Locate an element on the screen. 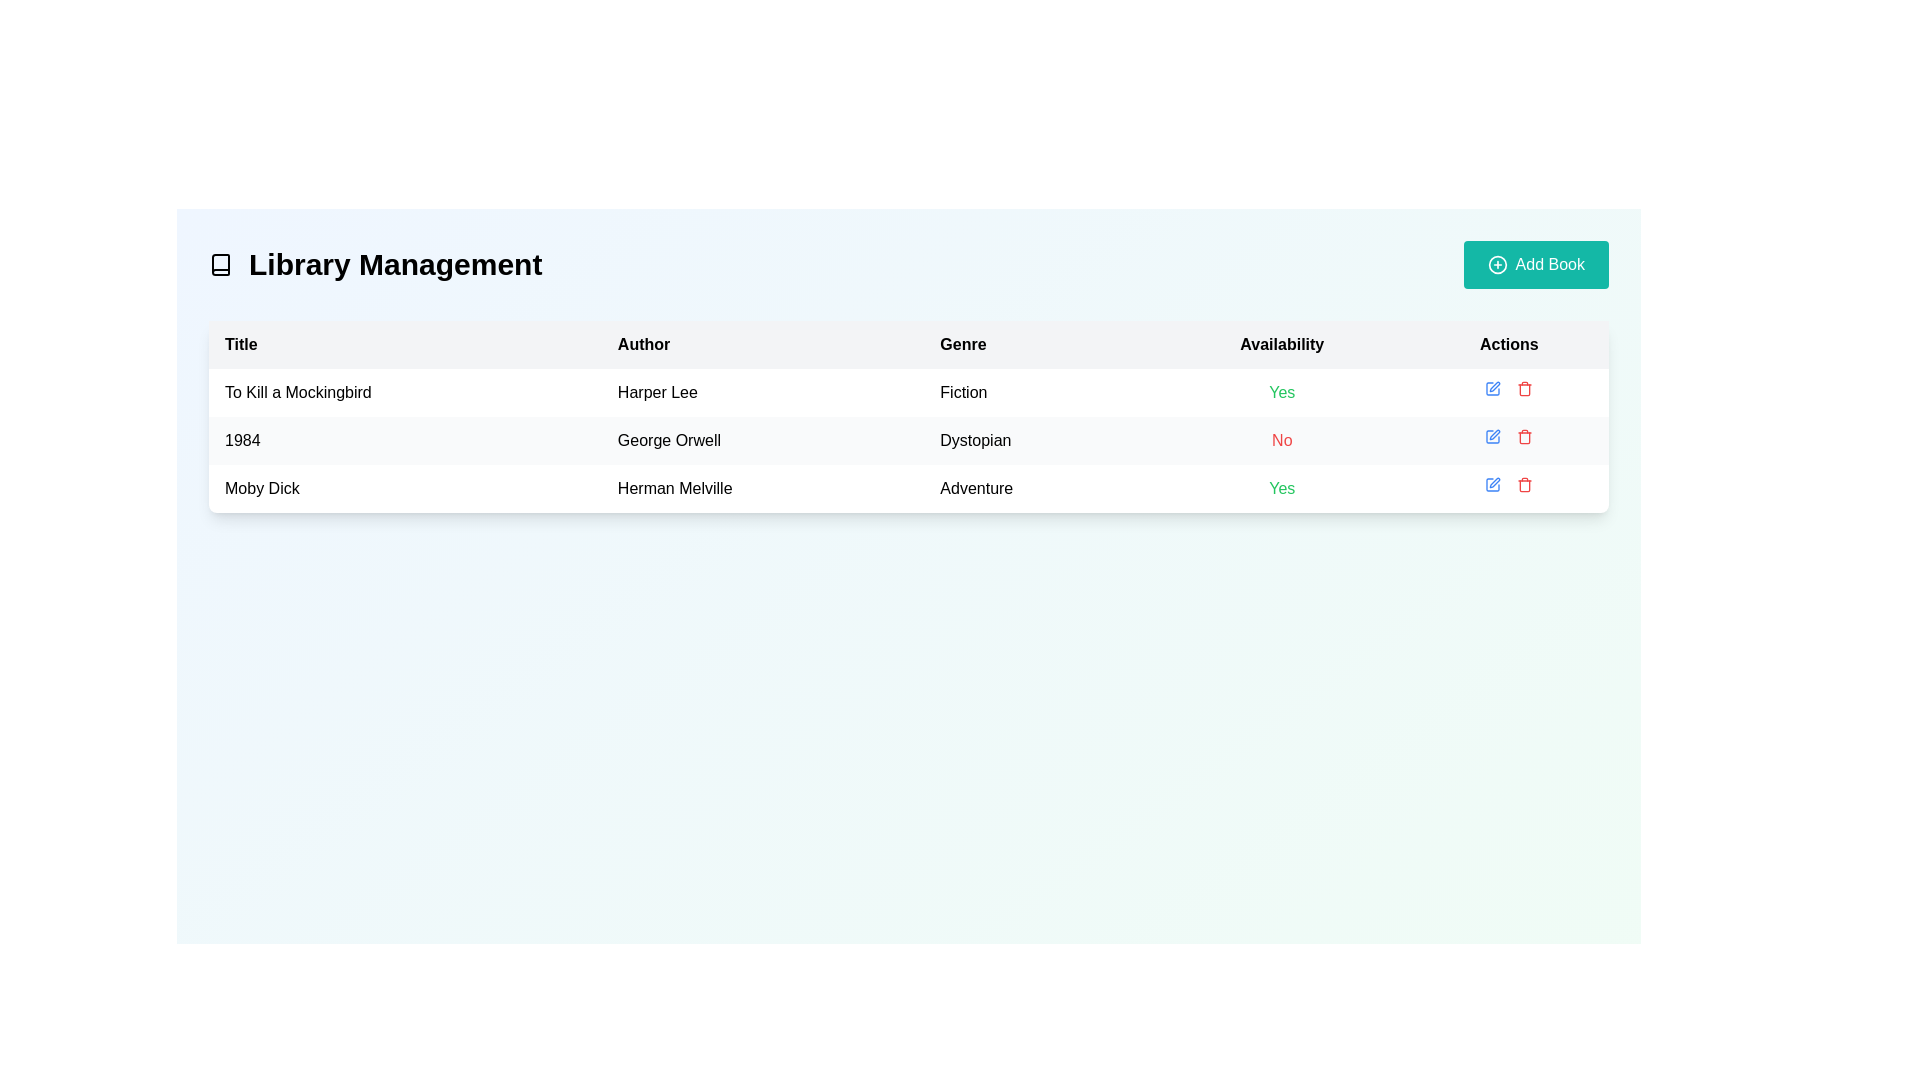  the table cell representing the genre of the book 'Moby Dick', located in the third row and third column of the library management table is located at coordinates (1039, 489).